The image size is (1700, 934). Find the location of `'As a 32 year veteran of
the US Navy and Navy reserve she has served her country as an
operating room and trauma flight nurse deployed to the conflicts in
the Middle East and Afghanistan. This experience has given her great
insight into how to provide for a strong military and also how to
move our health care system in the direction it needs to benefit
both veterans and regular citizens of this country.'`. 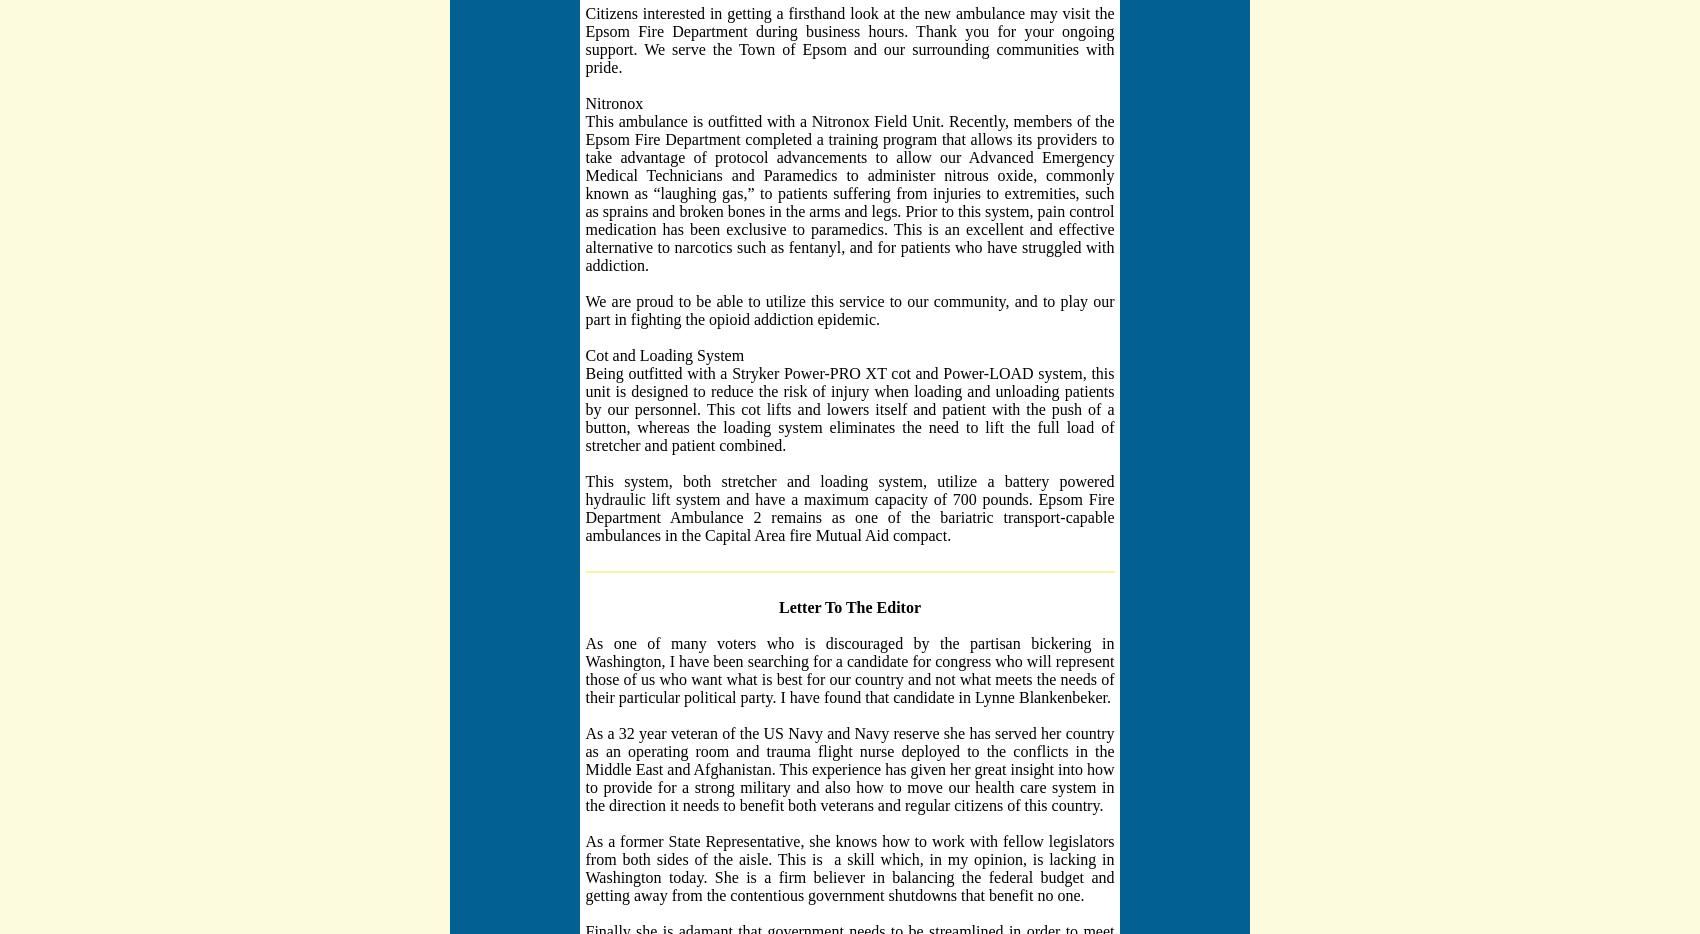

'As a 32 year veteran of
the US Navy and Navy reserve she has served her country as an
operating room and trauma flight nurse deployed to the conflicts in
the Middle East and Afghanistan. This experience has given her great
insight into how to provide for a strong military and also how to
move our health care system in the direction it needs to benefit
both veterans and regular citizens of this country.' is located at coordinates (848, 767).